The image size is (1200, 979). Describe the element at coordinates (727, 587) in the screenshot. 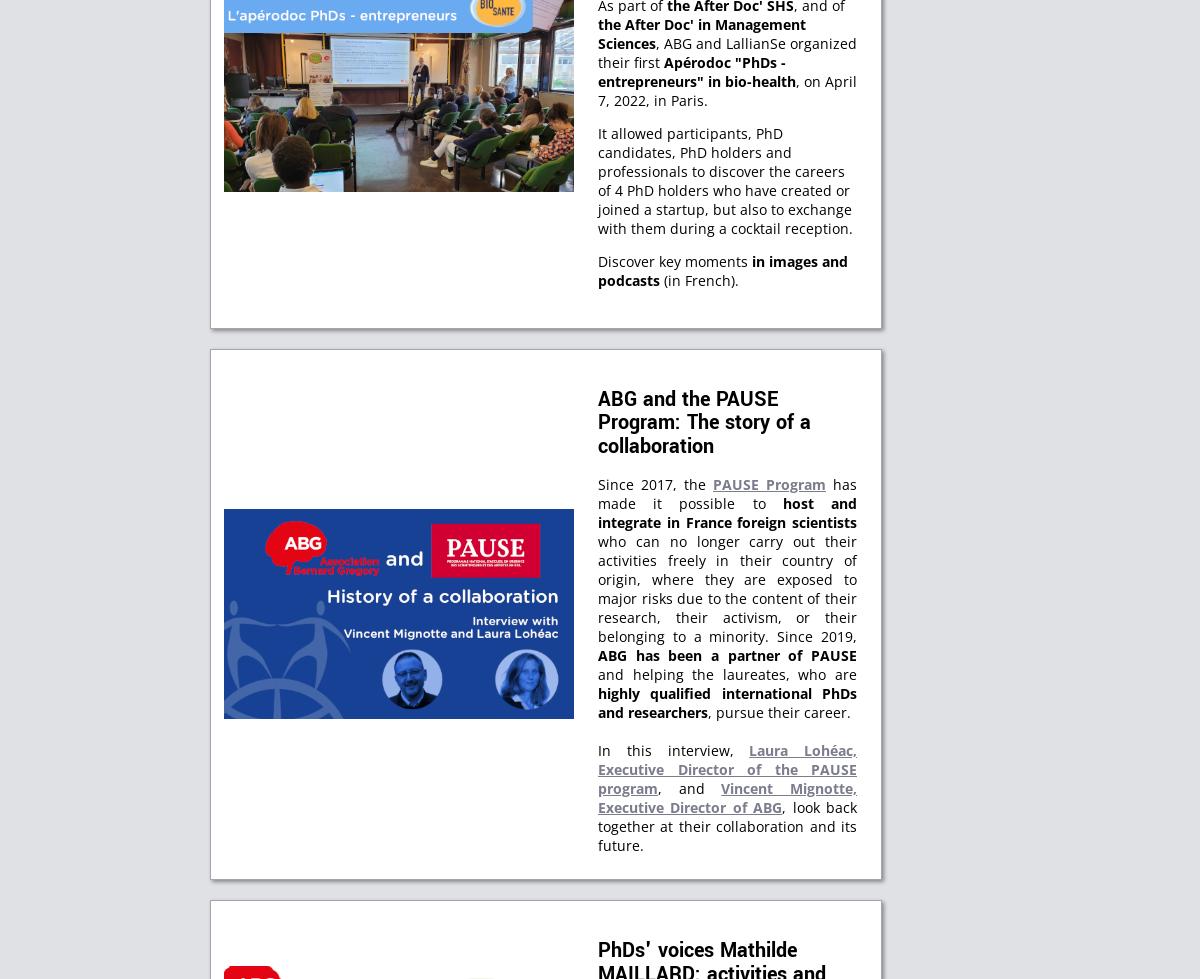

I see `'who can no longer carry out their activities freely in their country of origin, where they are exposed to major risks due to the content of their research, their activism, or their belonging to a minority. Since 2019,'` at that location.